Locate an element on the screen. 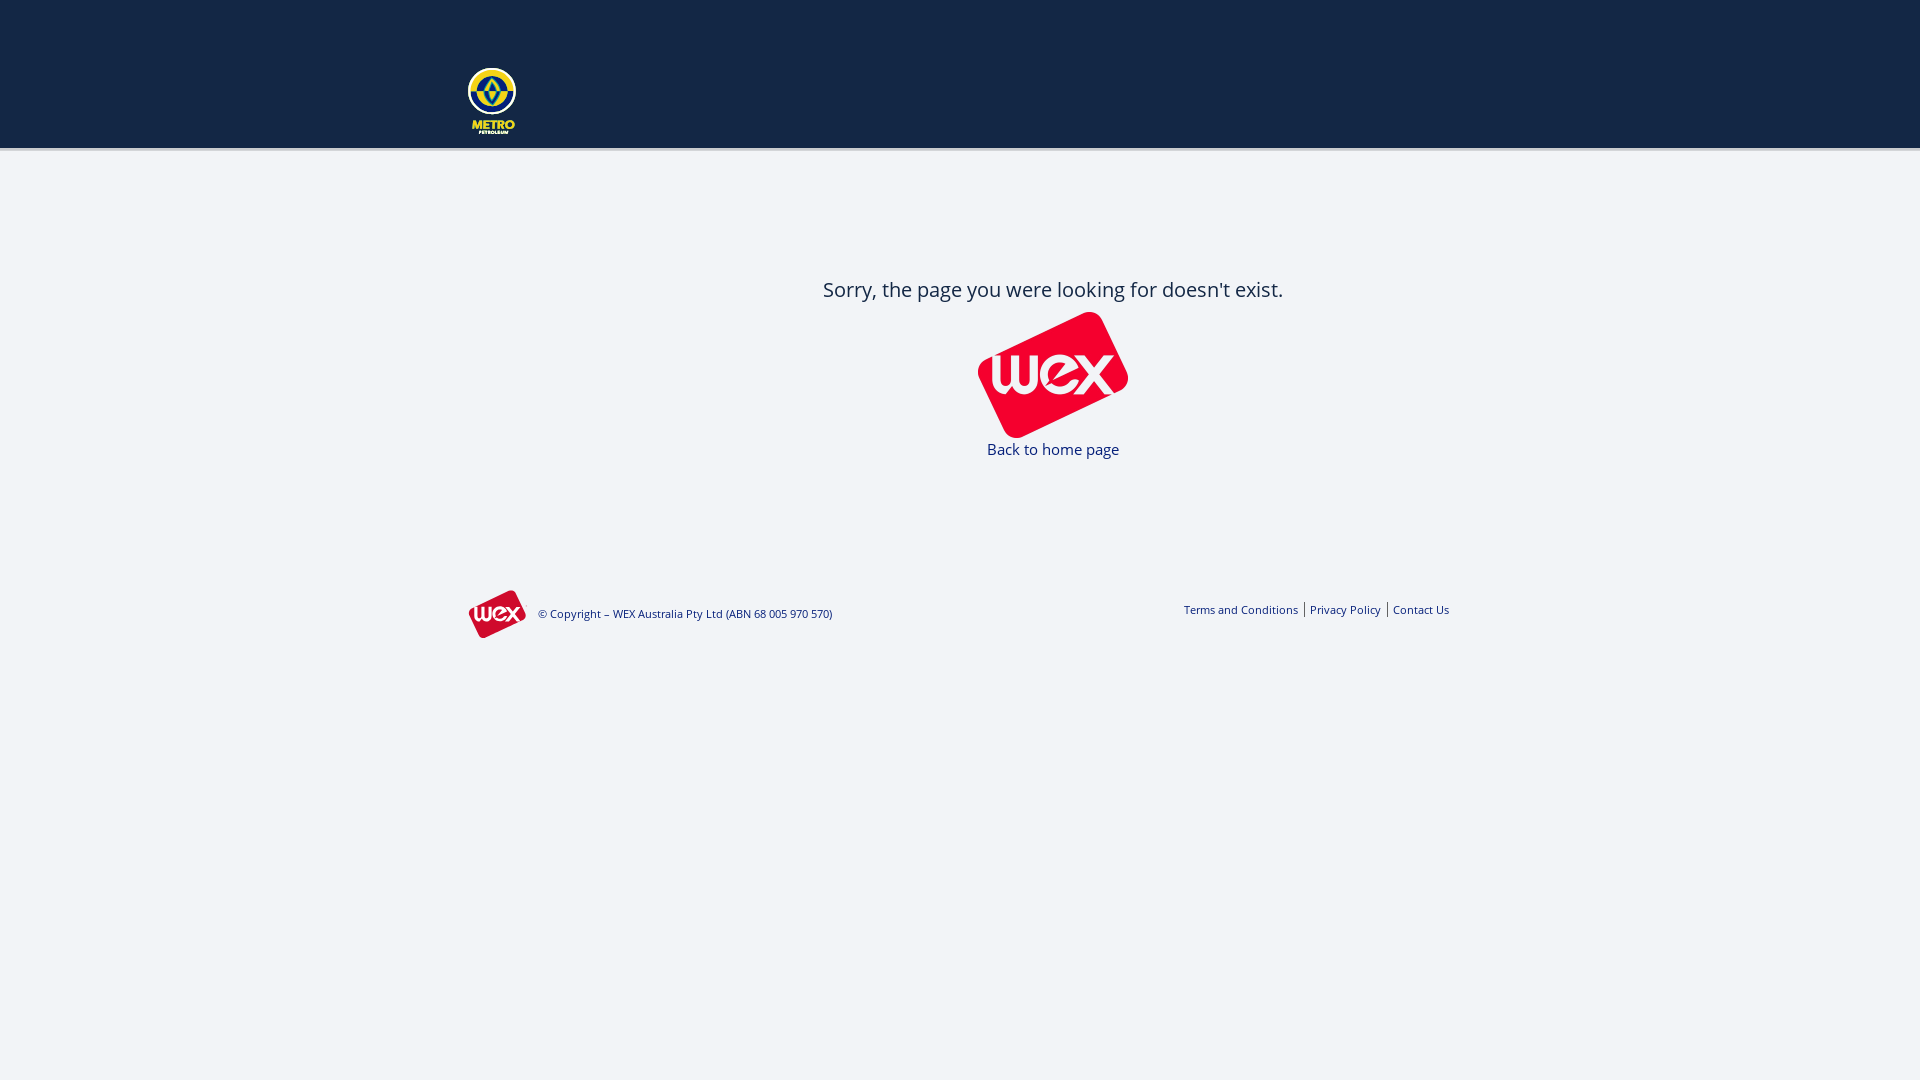 The image size is (1920, 1080). 'Privacy Policy' is located at coordinates (1342, 608).